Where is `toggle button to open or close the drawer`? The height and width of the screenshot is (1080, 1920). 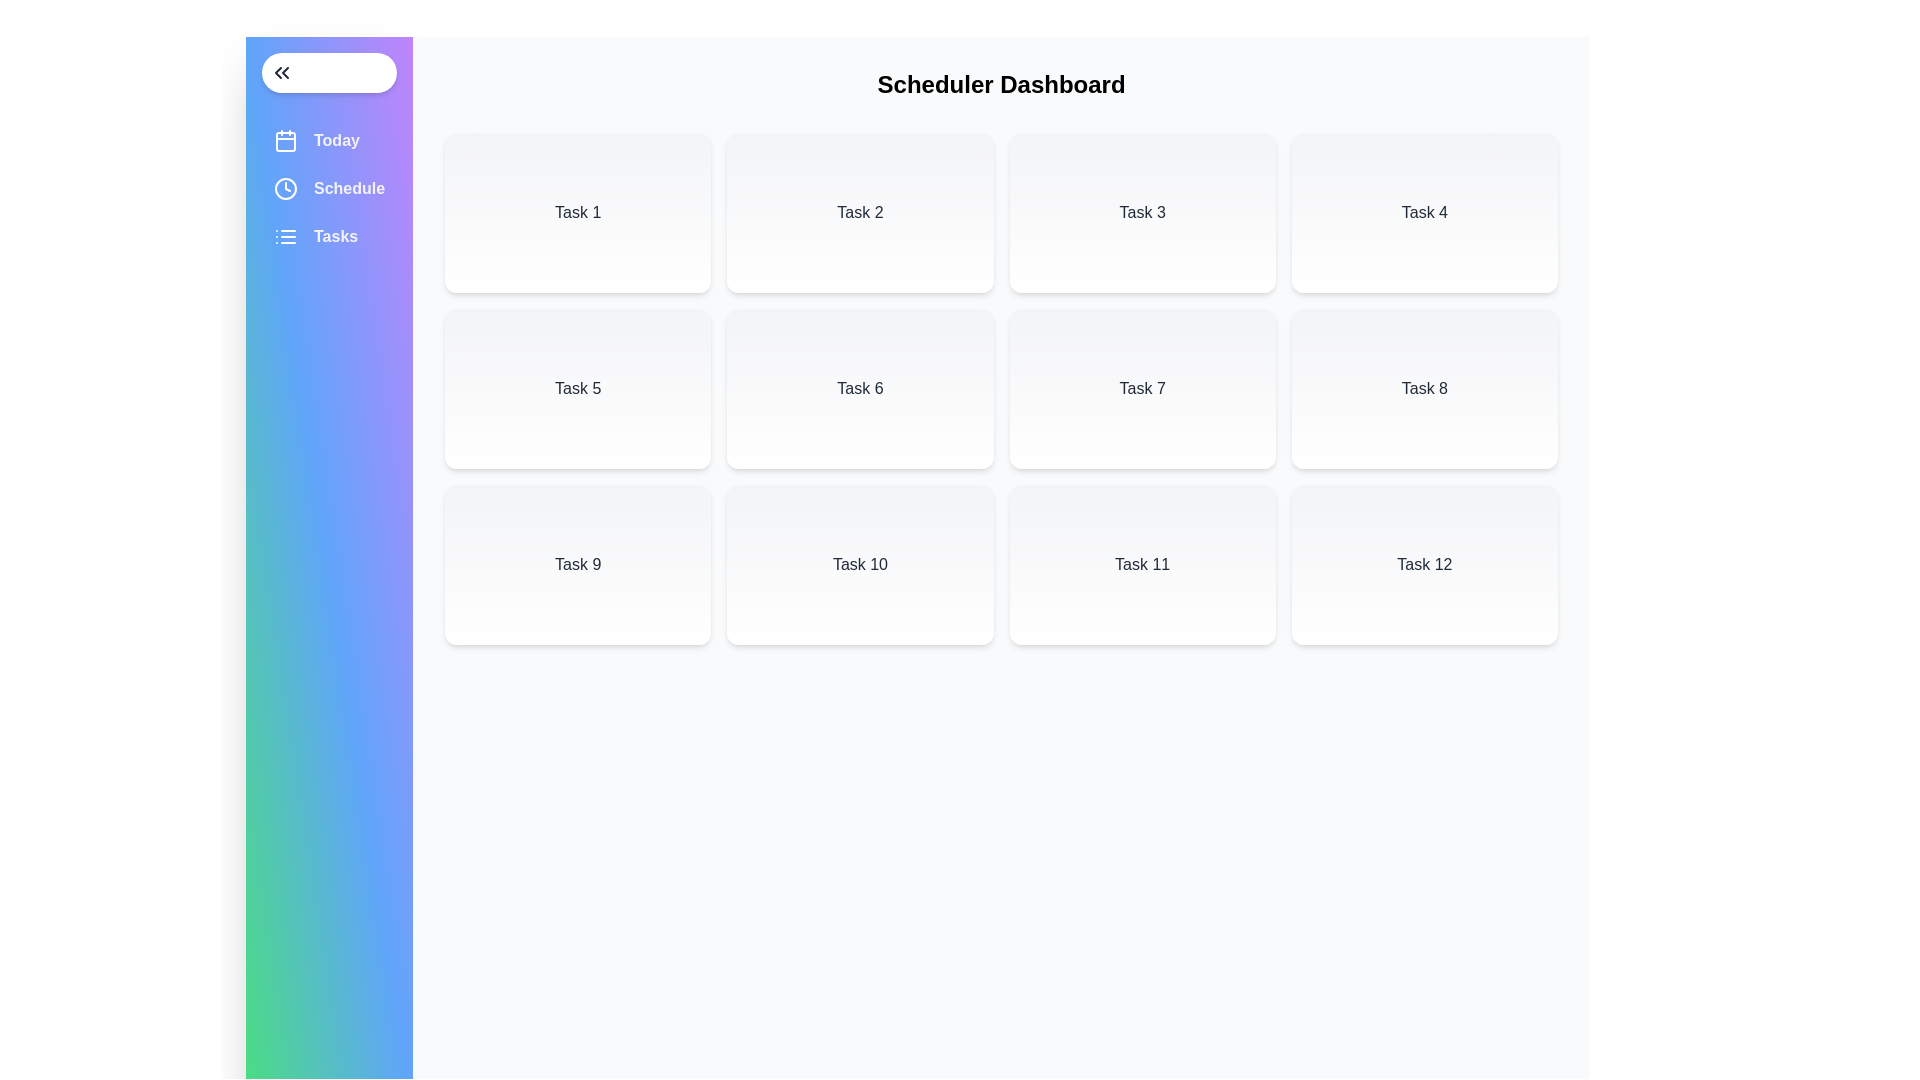
toggle button to open or close the drawer is located at coordinates (329, 72).